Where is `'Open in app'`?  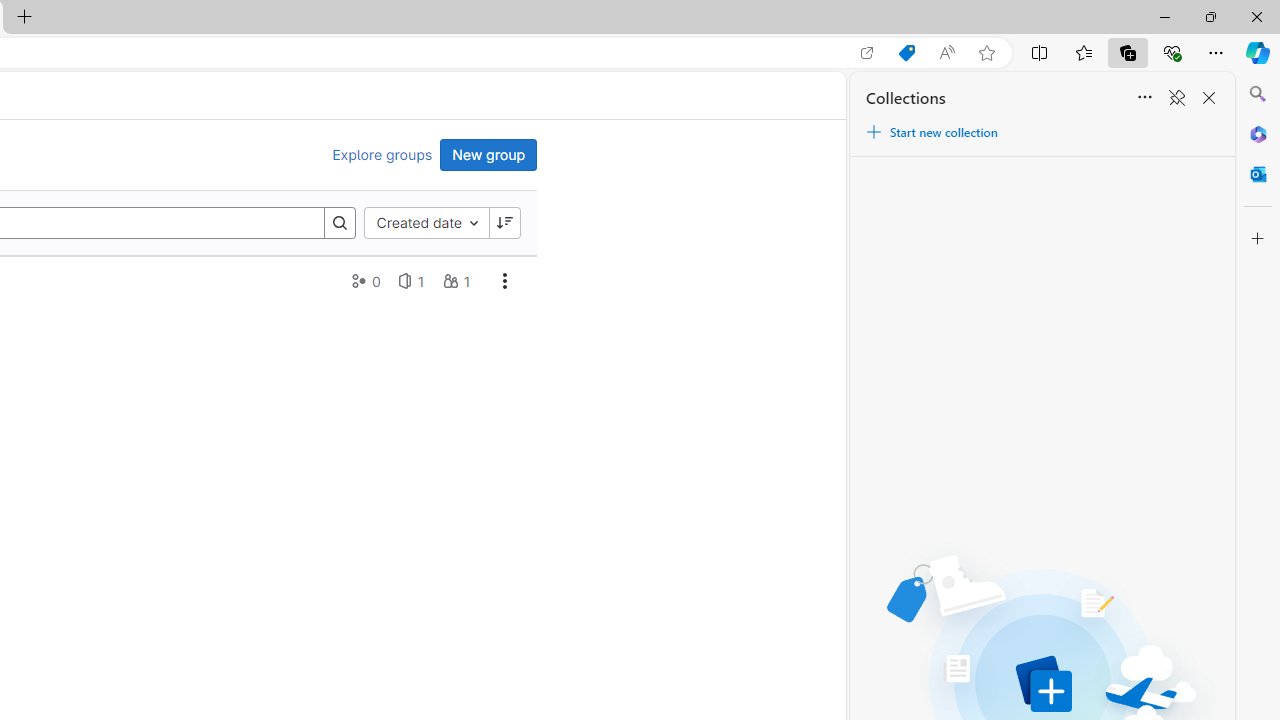 'Open in app' is located at coordinates (867, 52).